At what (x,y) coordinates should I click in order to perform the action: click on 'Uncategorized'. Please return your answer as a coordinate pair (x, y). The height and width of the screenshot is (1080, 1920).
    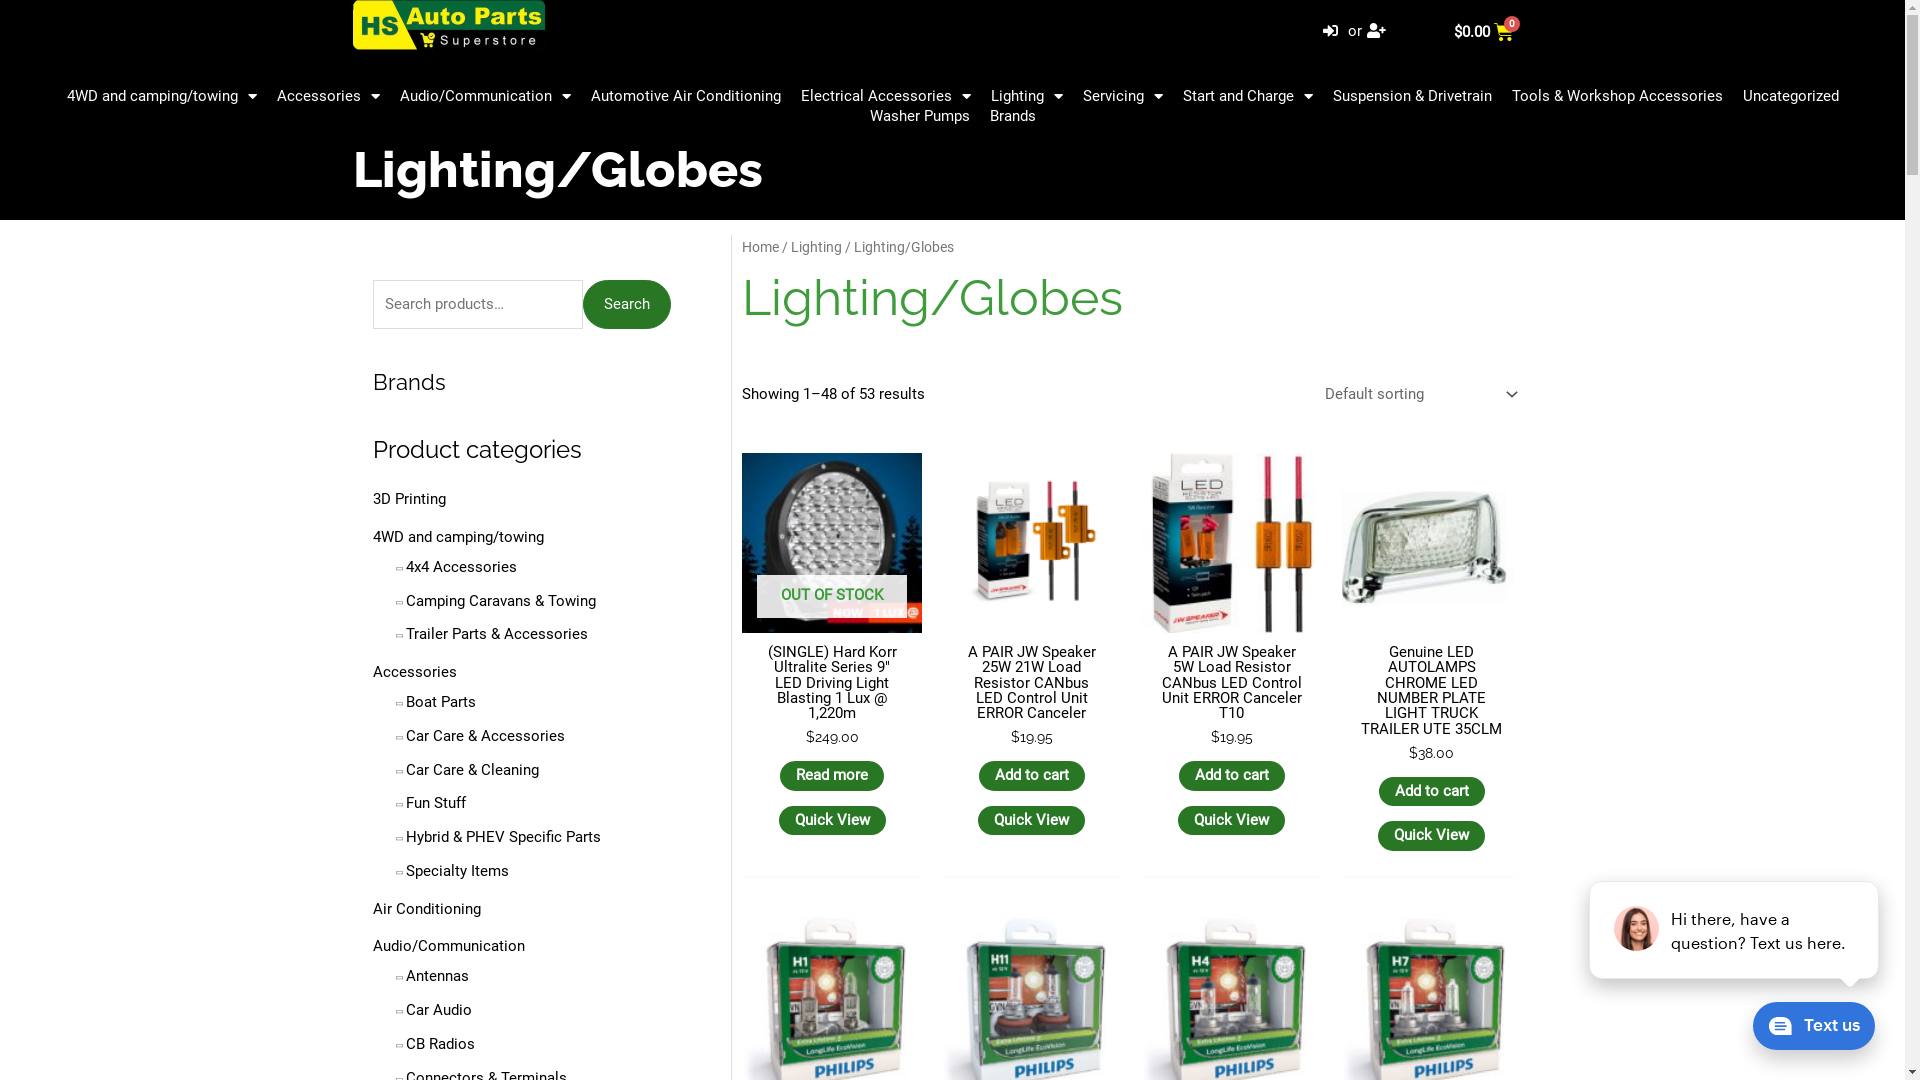
    Looking at the image, I should click on (1790, 96).